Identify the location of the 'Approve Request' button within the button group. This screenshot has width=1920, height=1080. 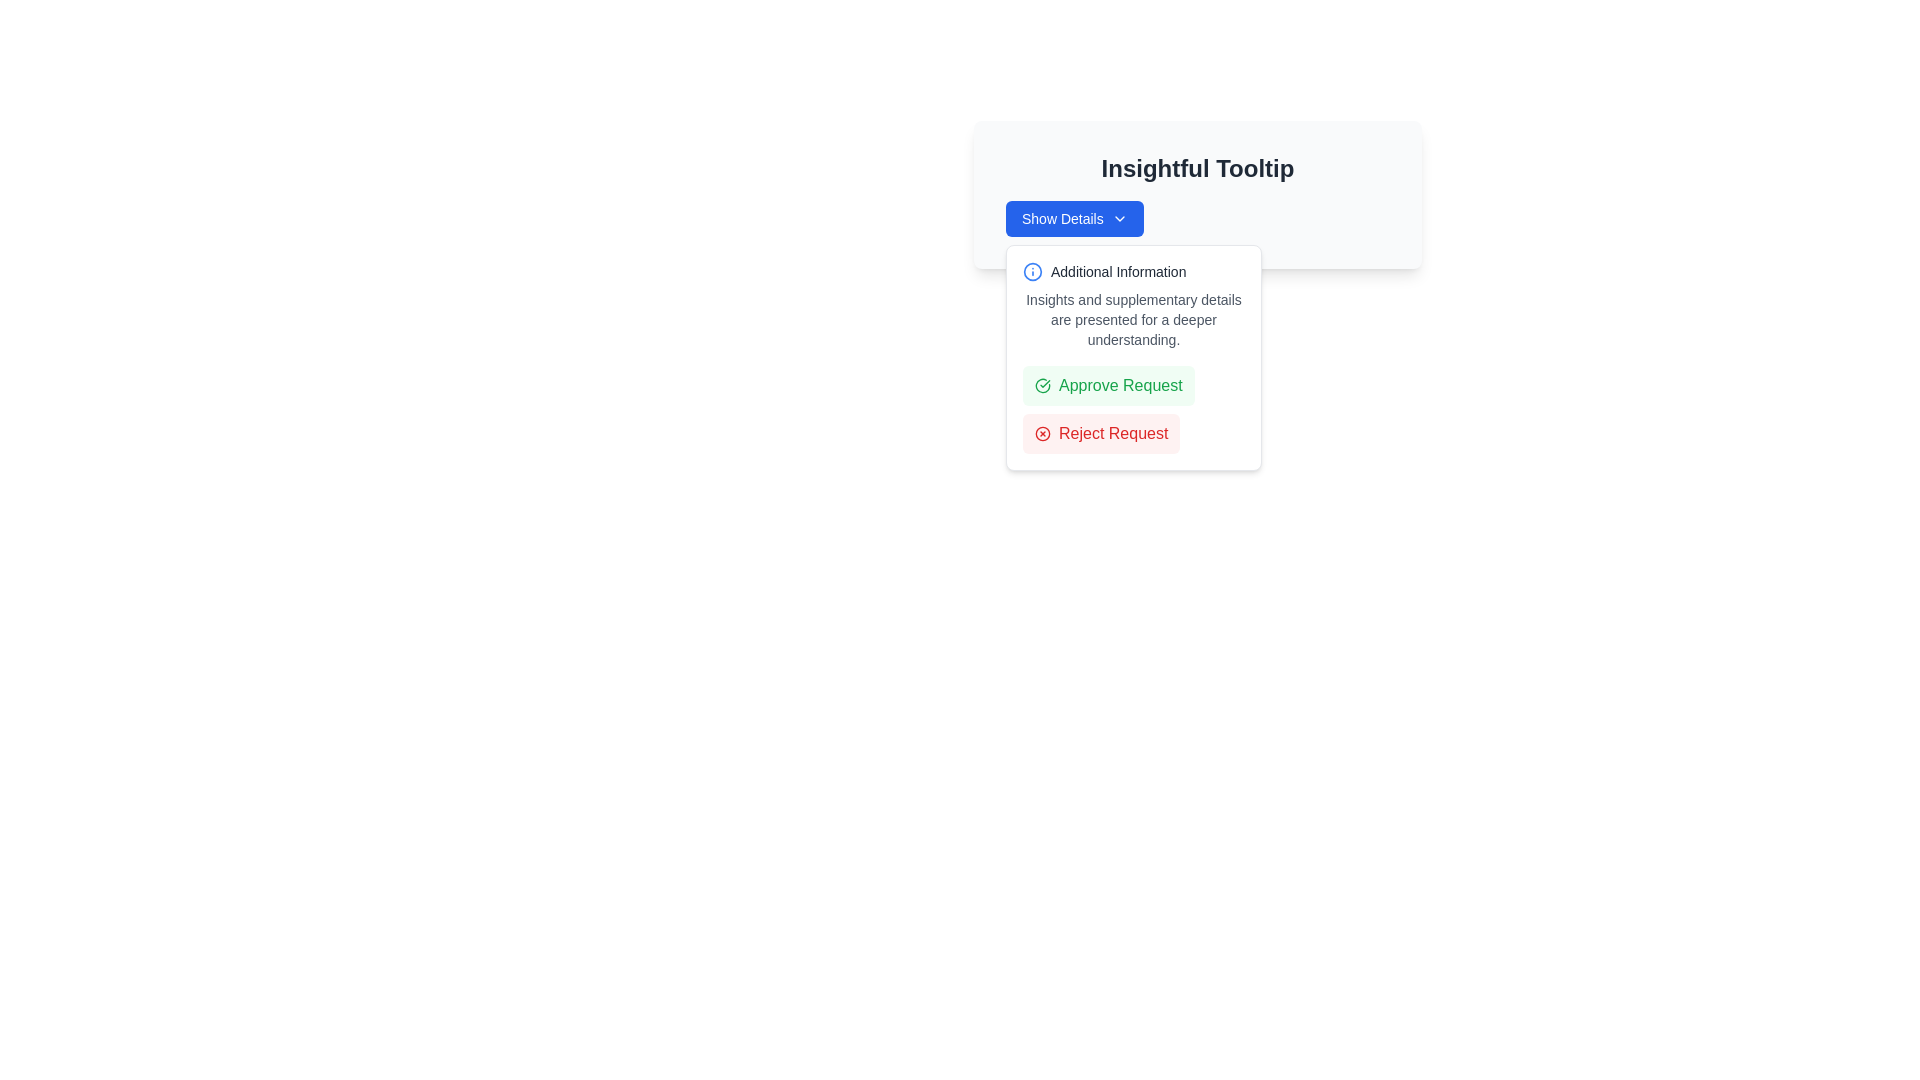
(1133, 408).